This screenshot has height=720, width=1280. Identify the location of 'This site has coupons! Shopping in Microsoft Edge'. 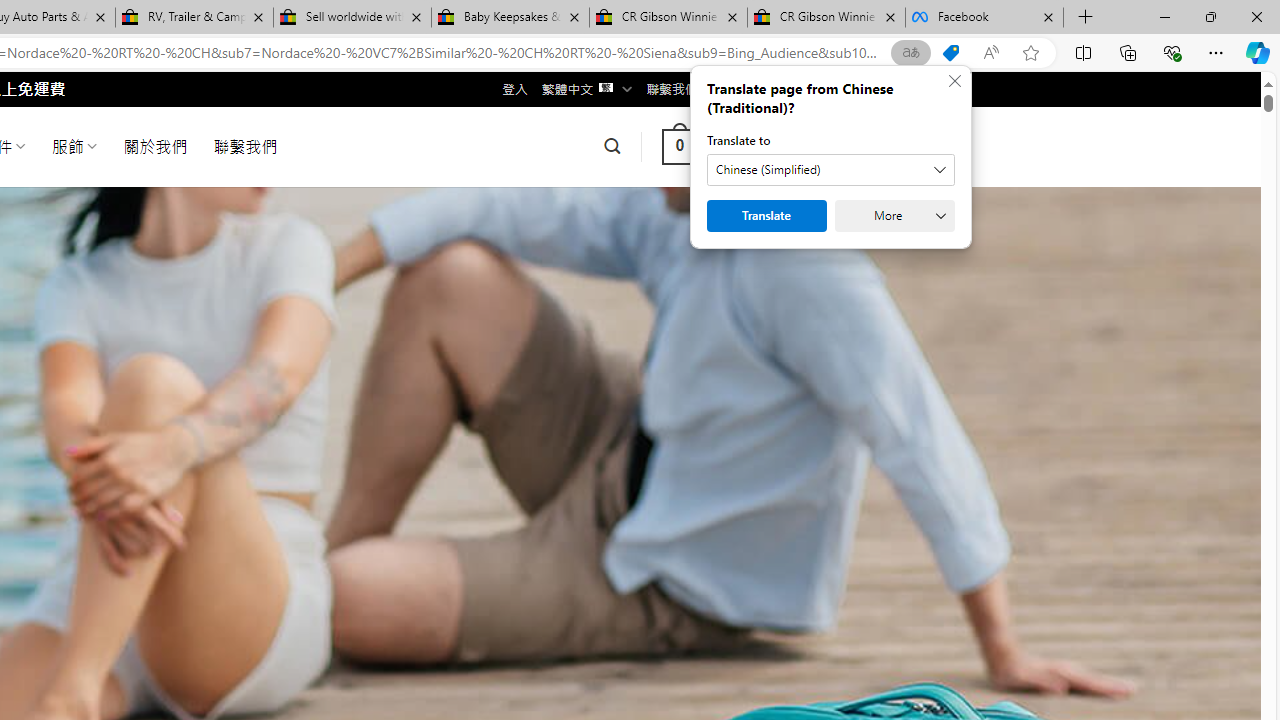
(950, 52).